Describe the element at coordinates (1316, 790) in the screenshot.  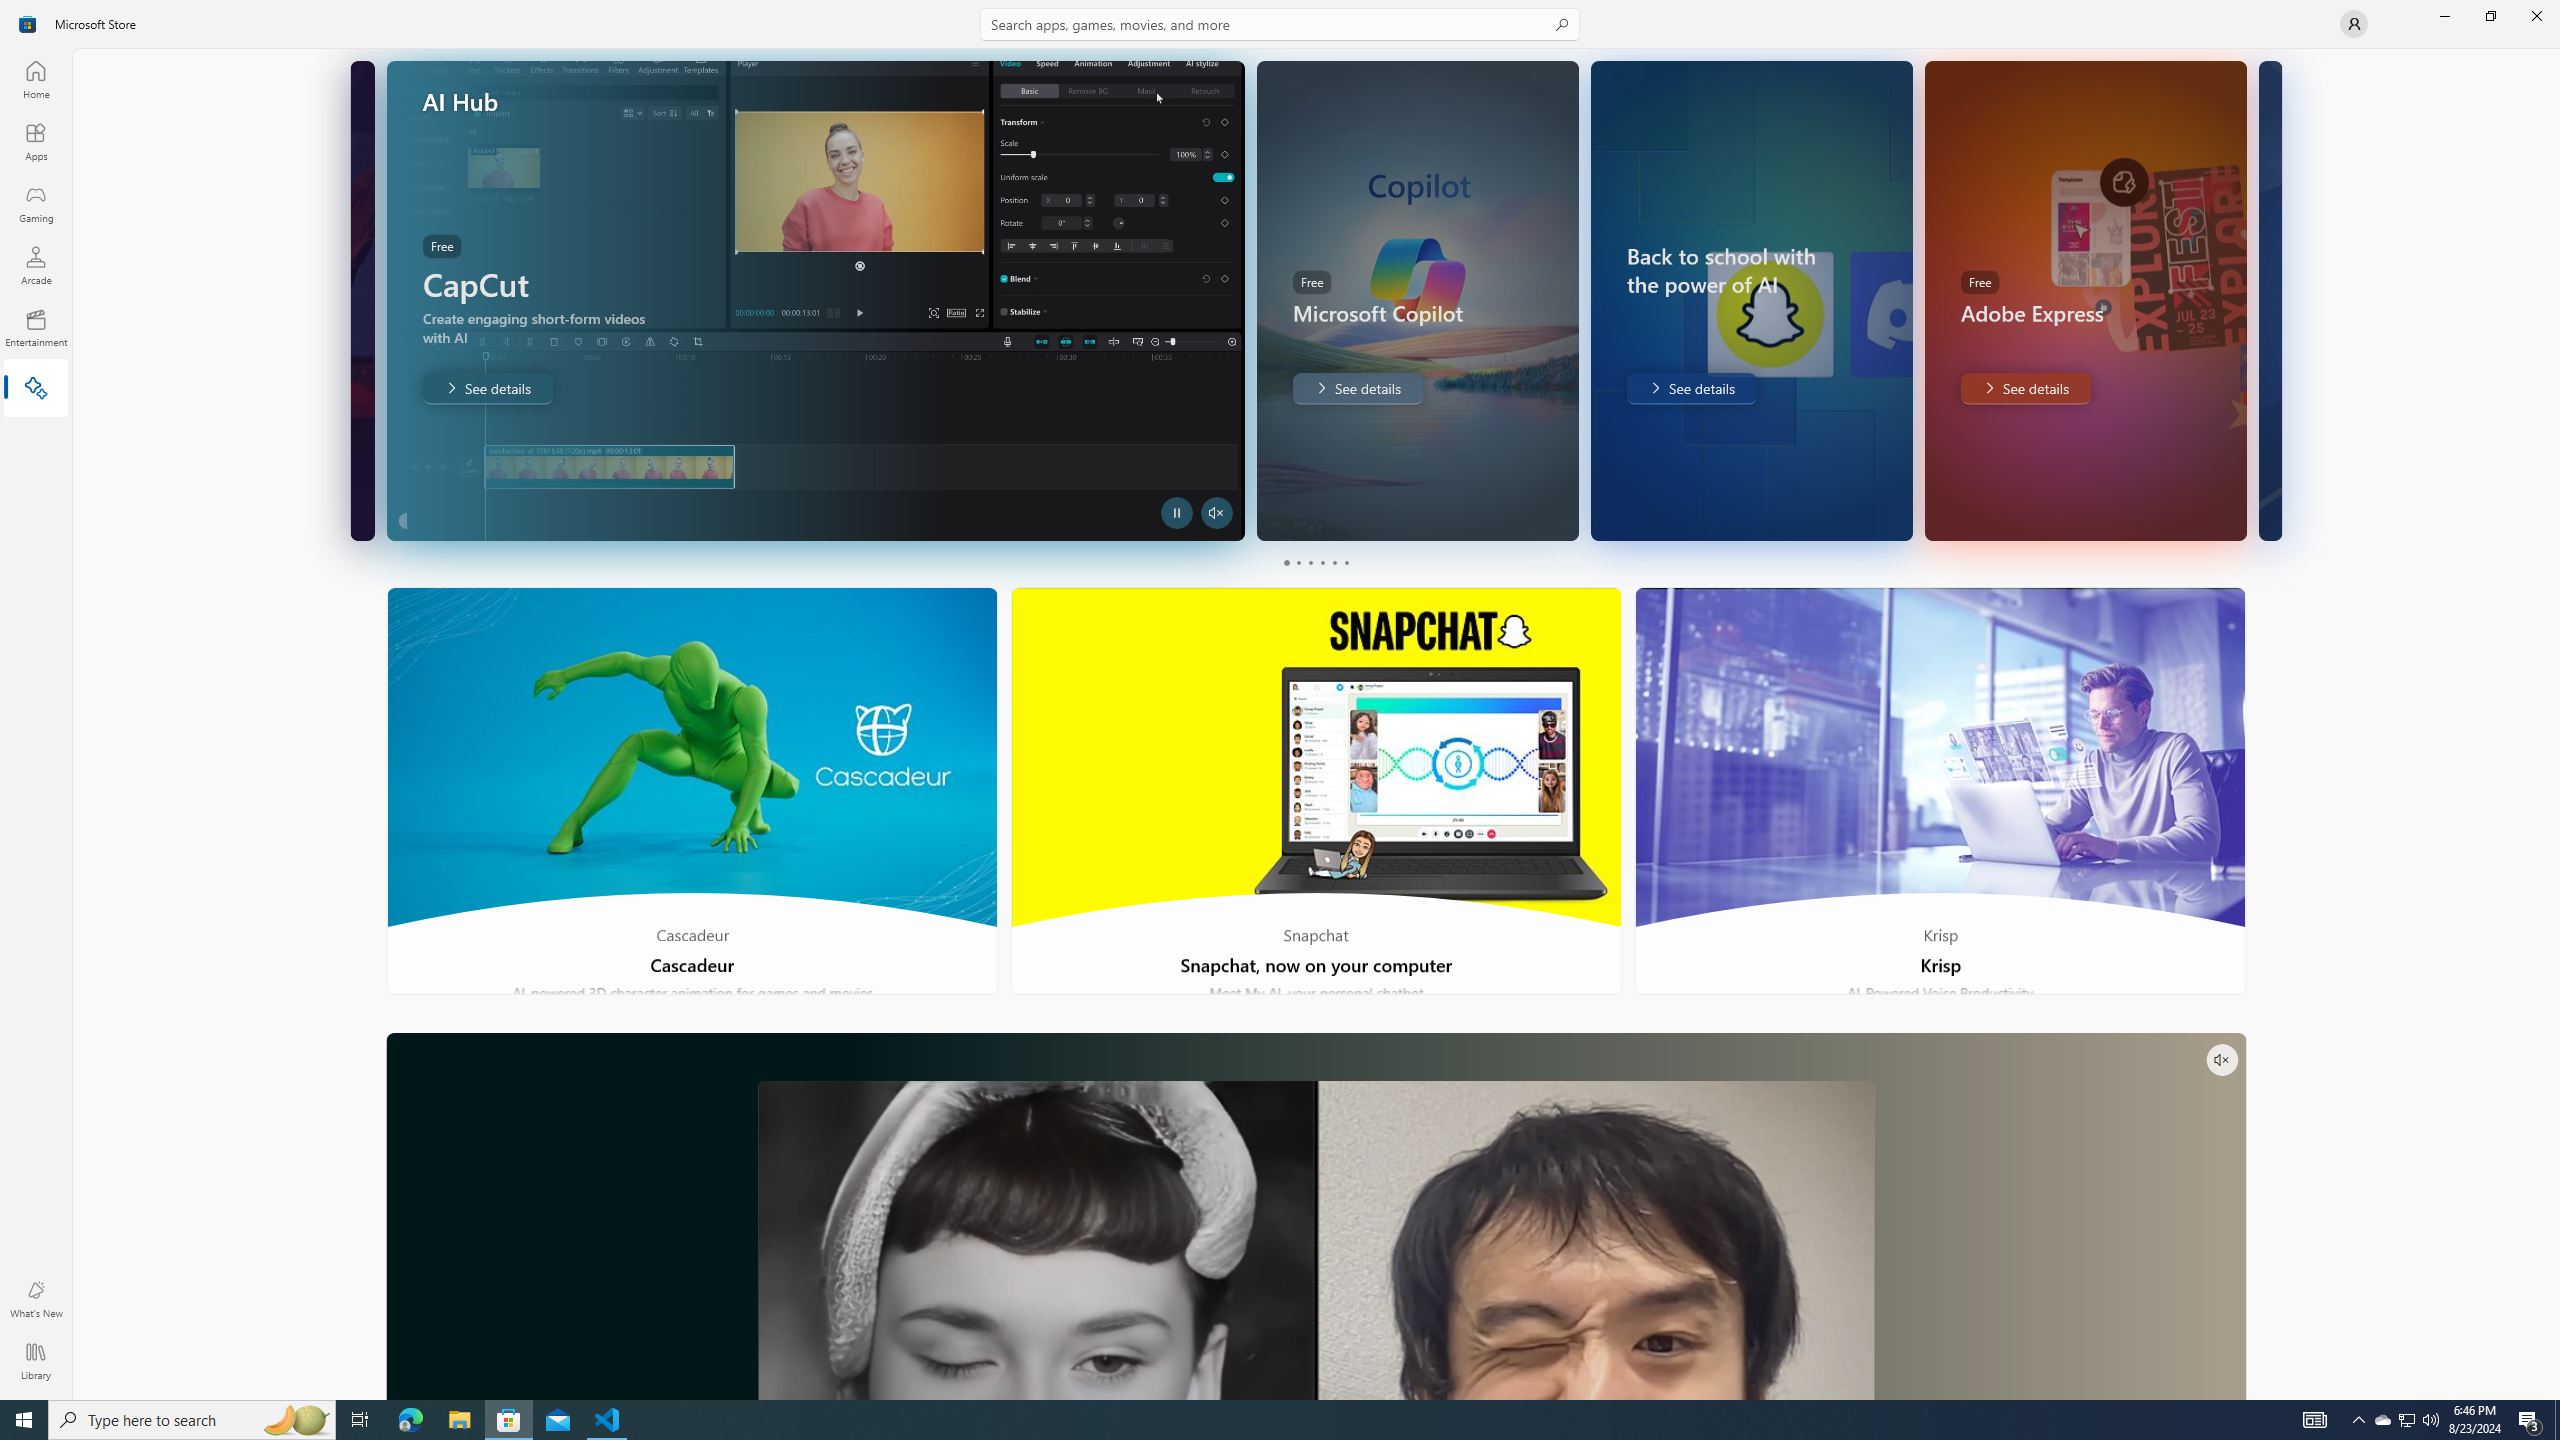
I see `'Snapchat, now on your computer'` at that location.